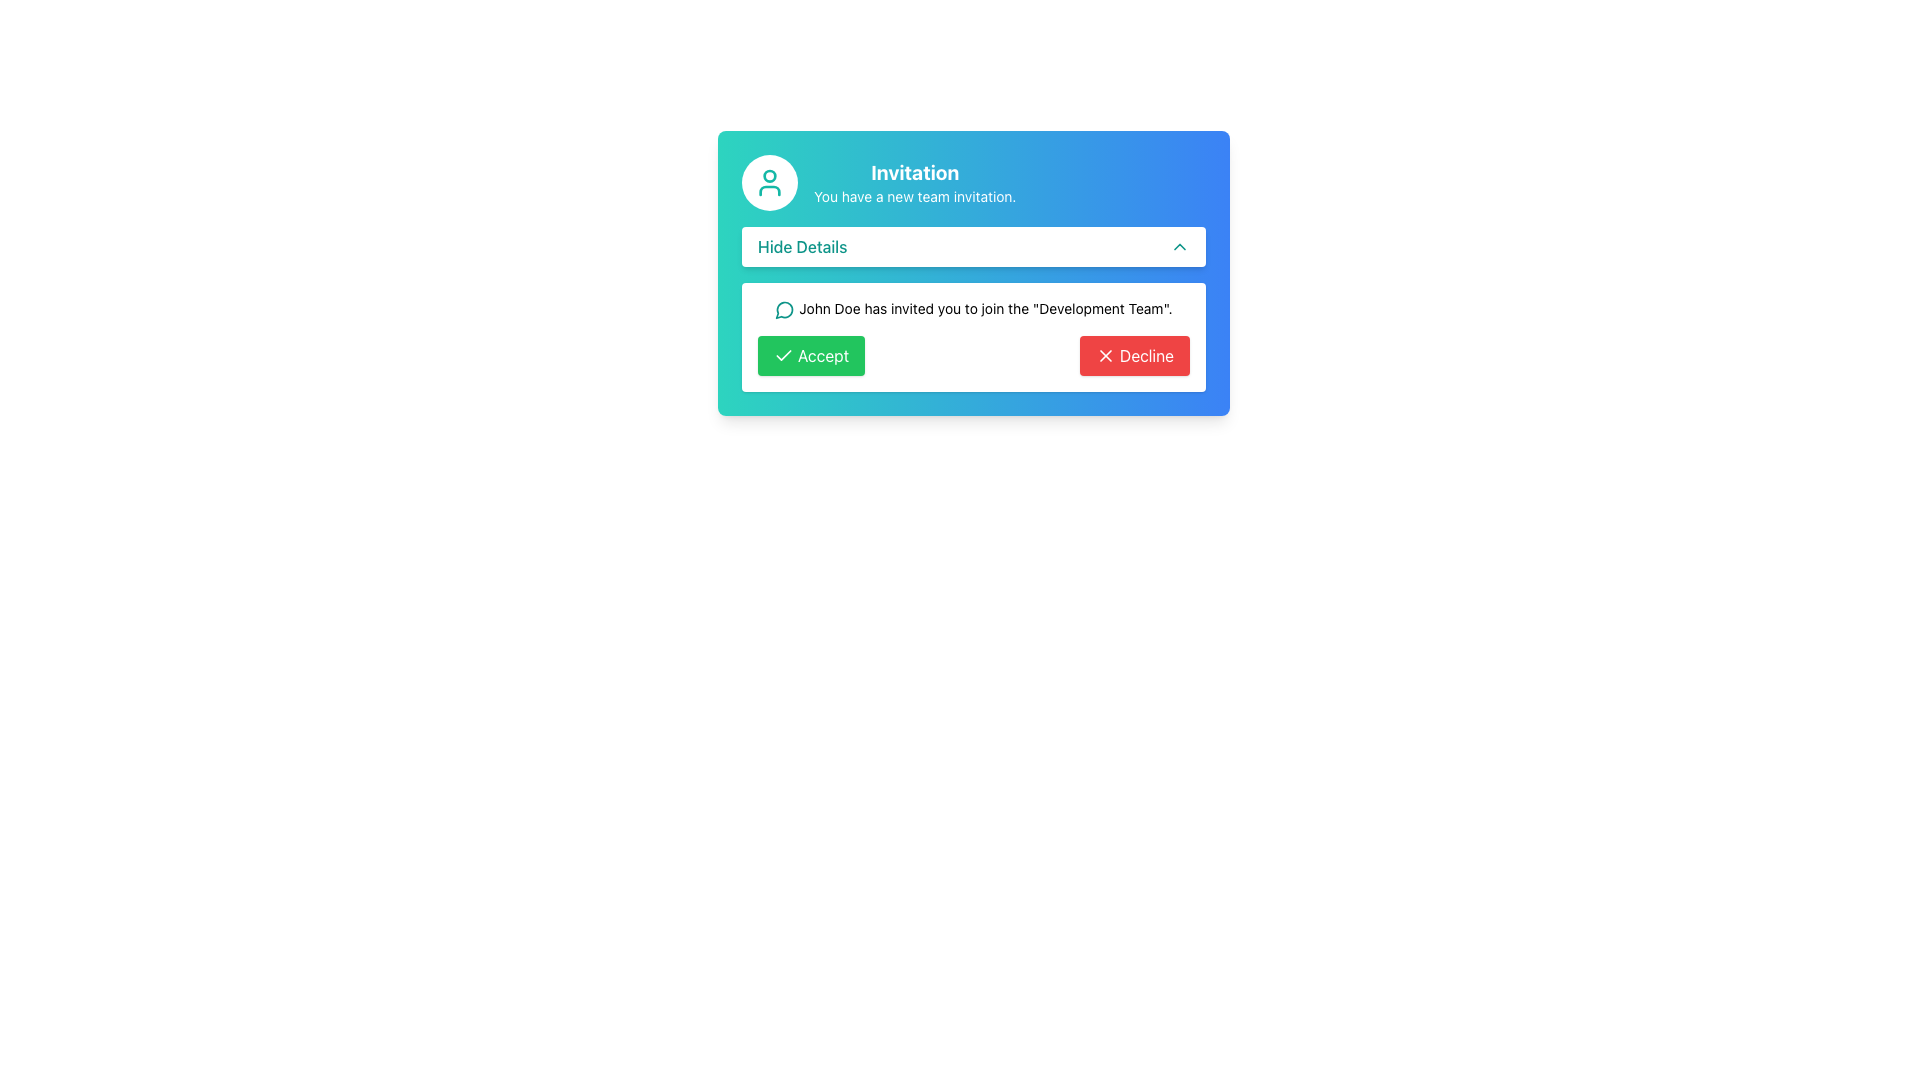  Describe the element at coordinates (783, 310) in the screenshot. I see `the teal circular icon with a speech-bubble-like outline located to the left of the invitation text 'John Doe has invited you to join the Development Team'` at that location.